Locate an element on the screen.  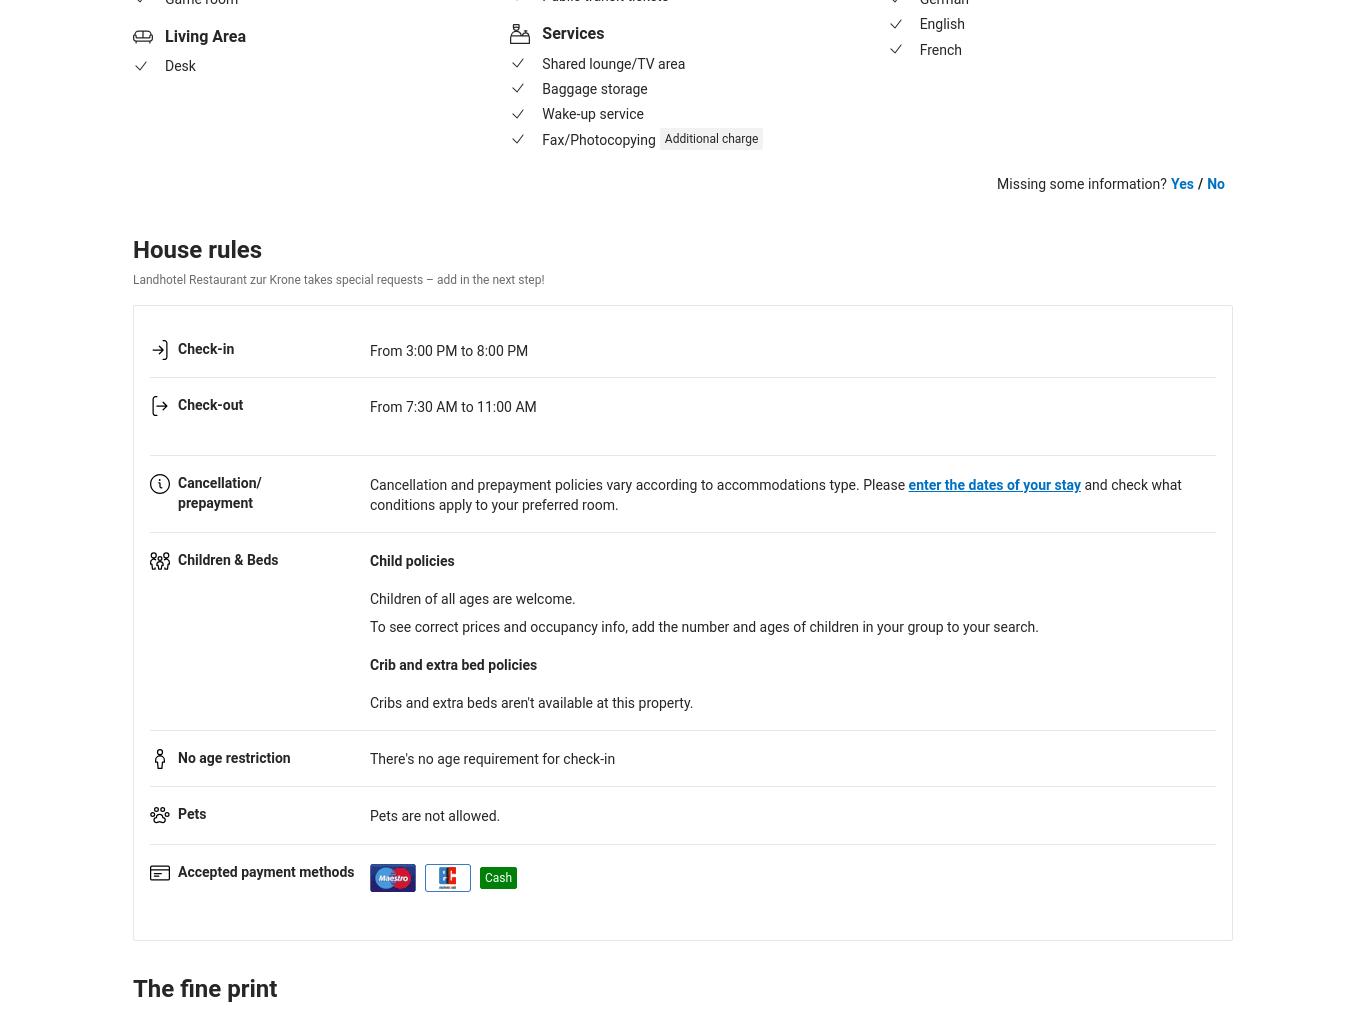
'Check-out' is located at coordinates (209, 405).